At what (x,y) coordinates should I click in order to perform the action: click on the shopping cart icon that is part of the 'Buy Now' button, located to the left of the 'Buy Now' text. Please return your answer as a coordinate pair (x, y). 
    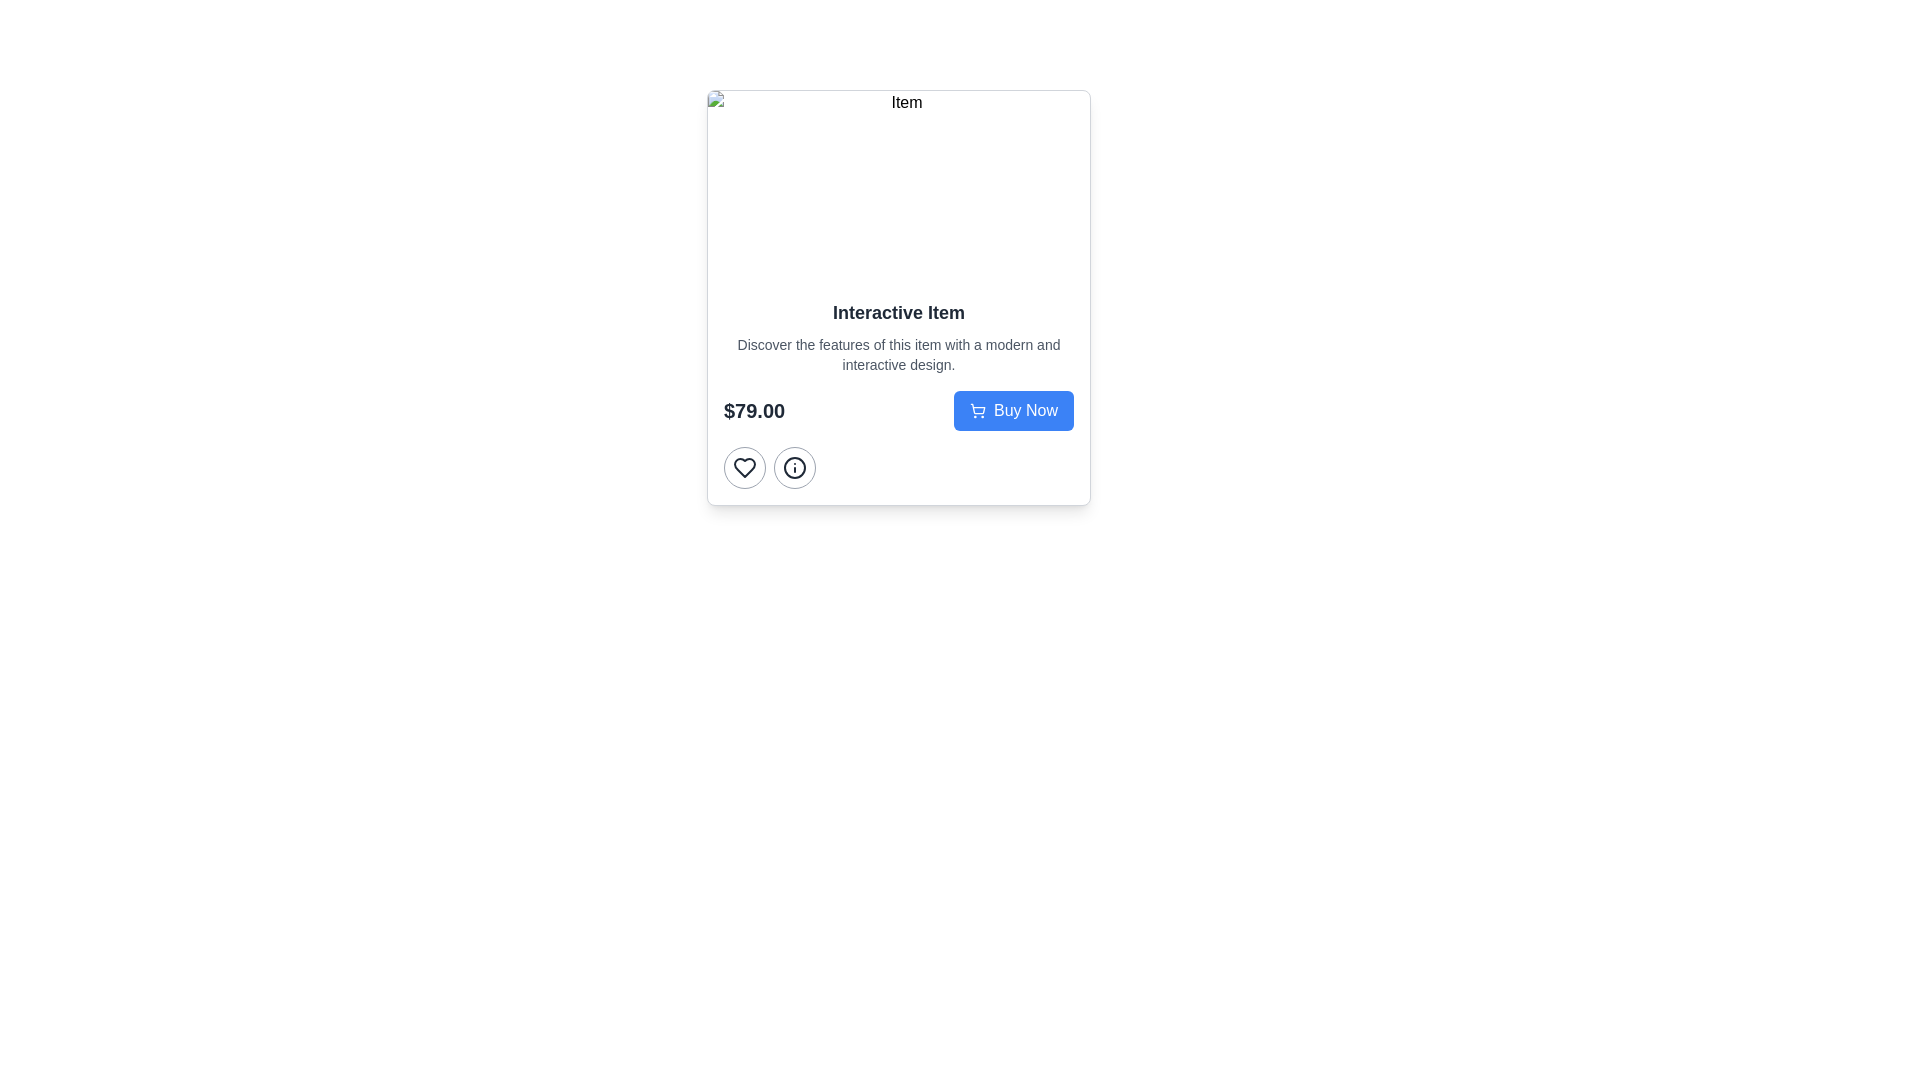
    Looking at the image, I should click on (978, 410).